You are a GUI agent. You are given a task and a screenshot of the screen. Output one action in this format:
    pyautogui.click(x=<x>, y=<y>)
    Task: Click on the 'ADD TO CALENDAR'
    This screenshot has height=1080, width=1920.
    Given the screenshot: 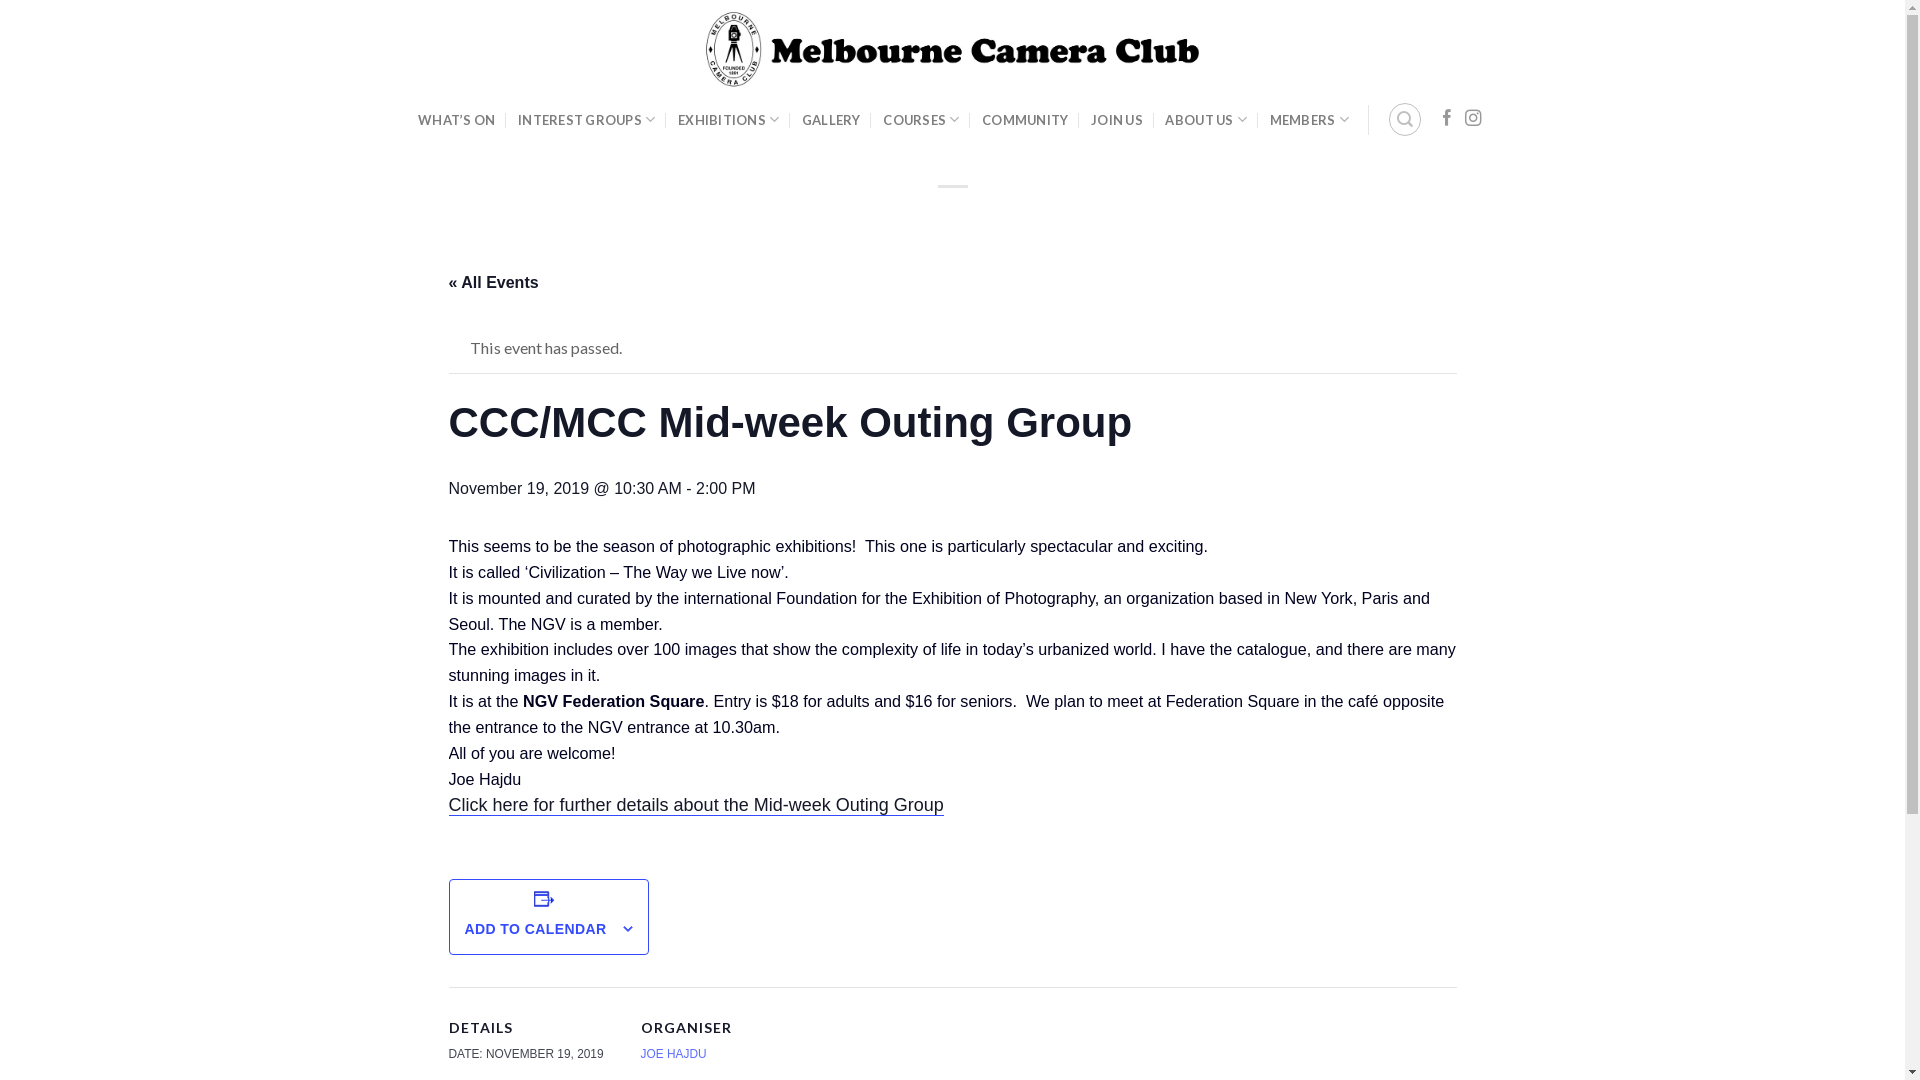 What is the action you would take?
    pyautogui.click(x=534, y=928)
    